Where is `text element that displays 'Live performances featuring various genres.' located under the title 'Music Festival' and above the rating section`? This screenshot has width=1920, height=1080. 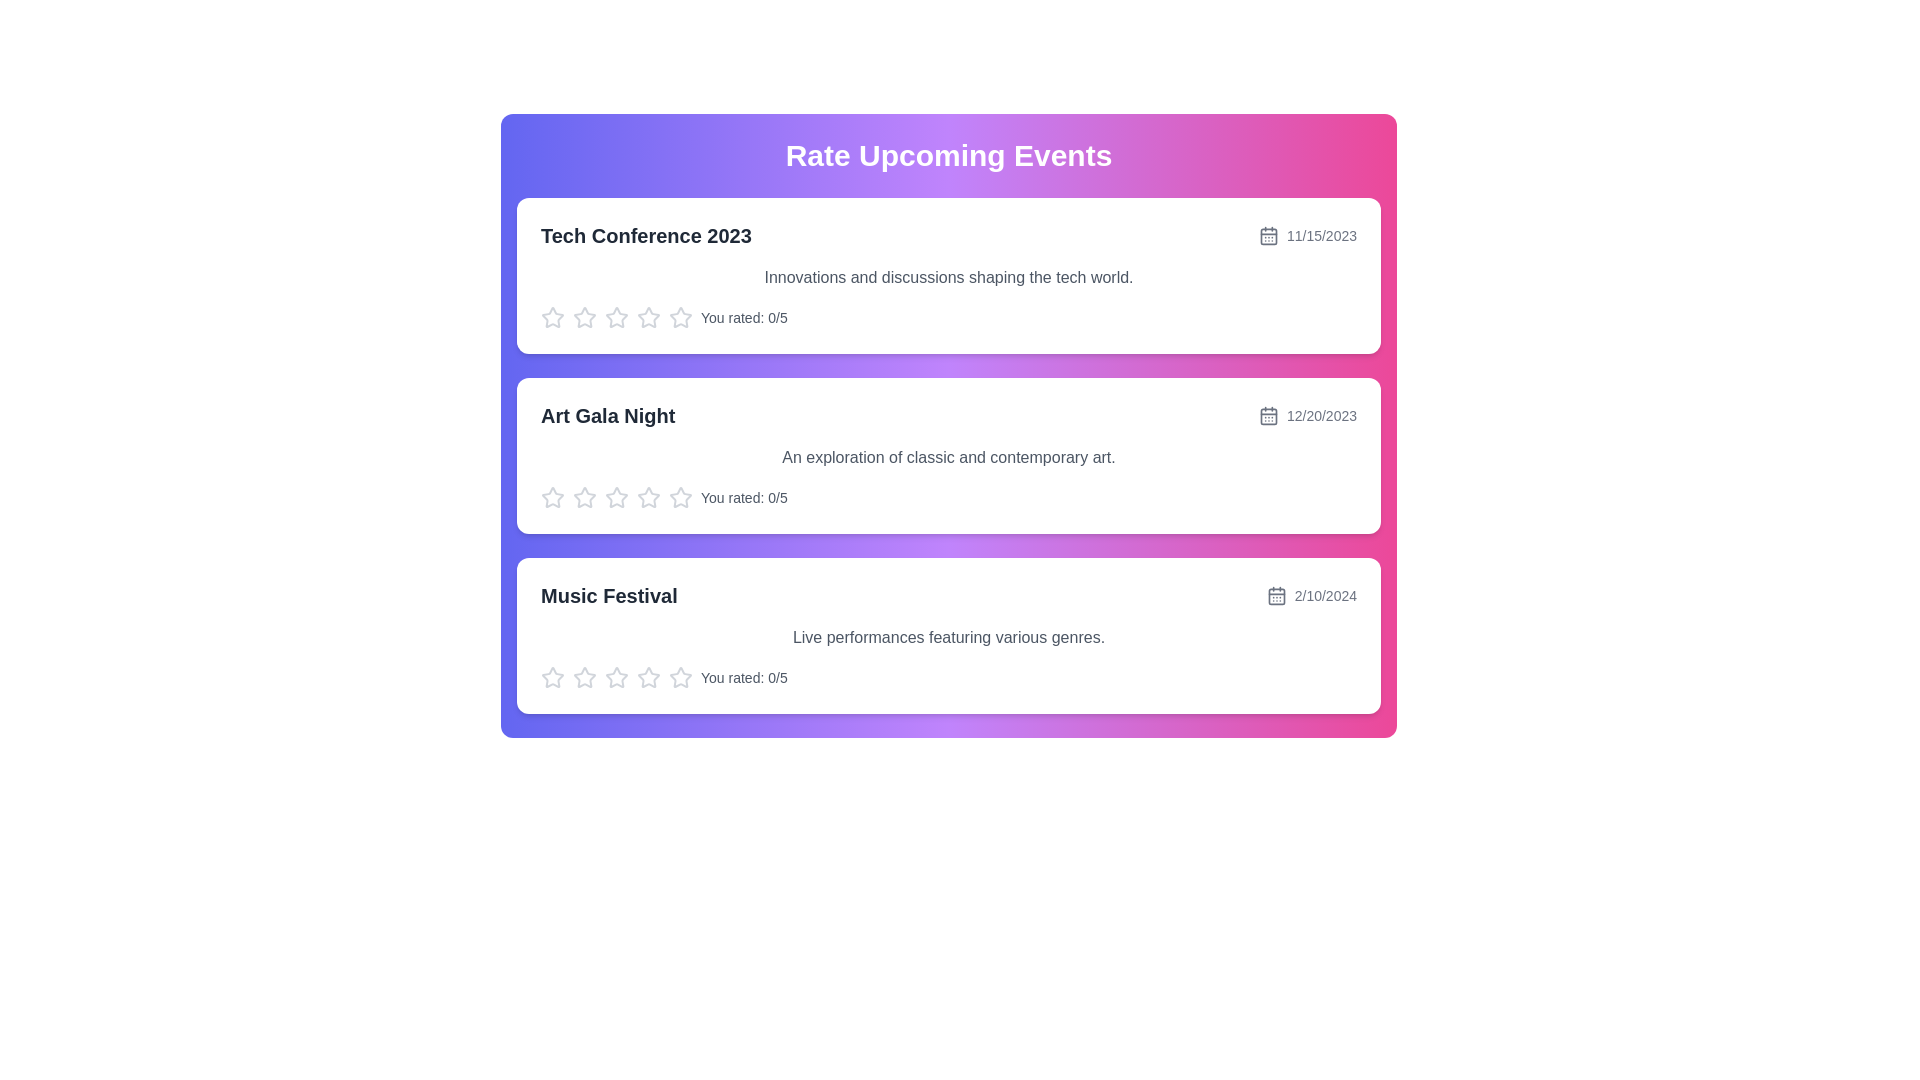 text element that displays 'Live performances featuring various genres.' located under the title 'Music Festival' and above the rating section is located at coordinates (948, 637).